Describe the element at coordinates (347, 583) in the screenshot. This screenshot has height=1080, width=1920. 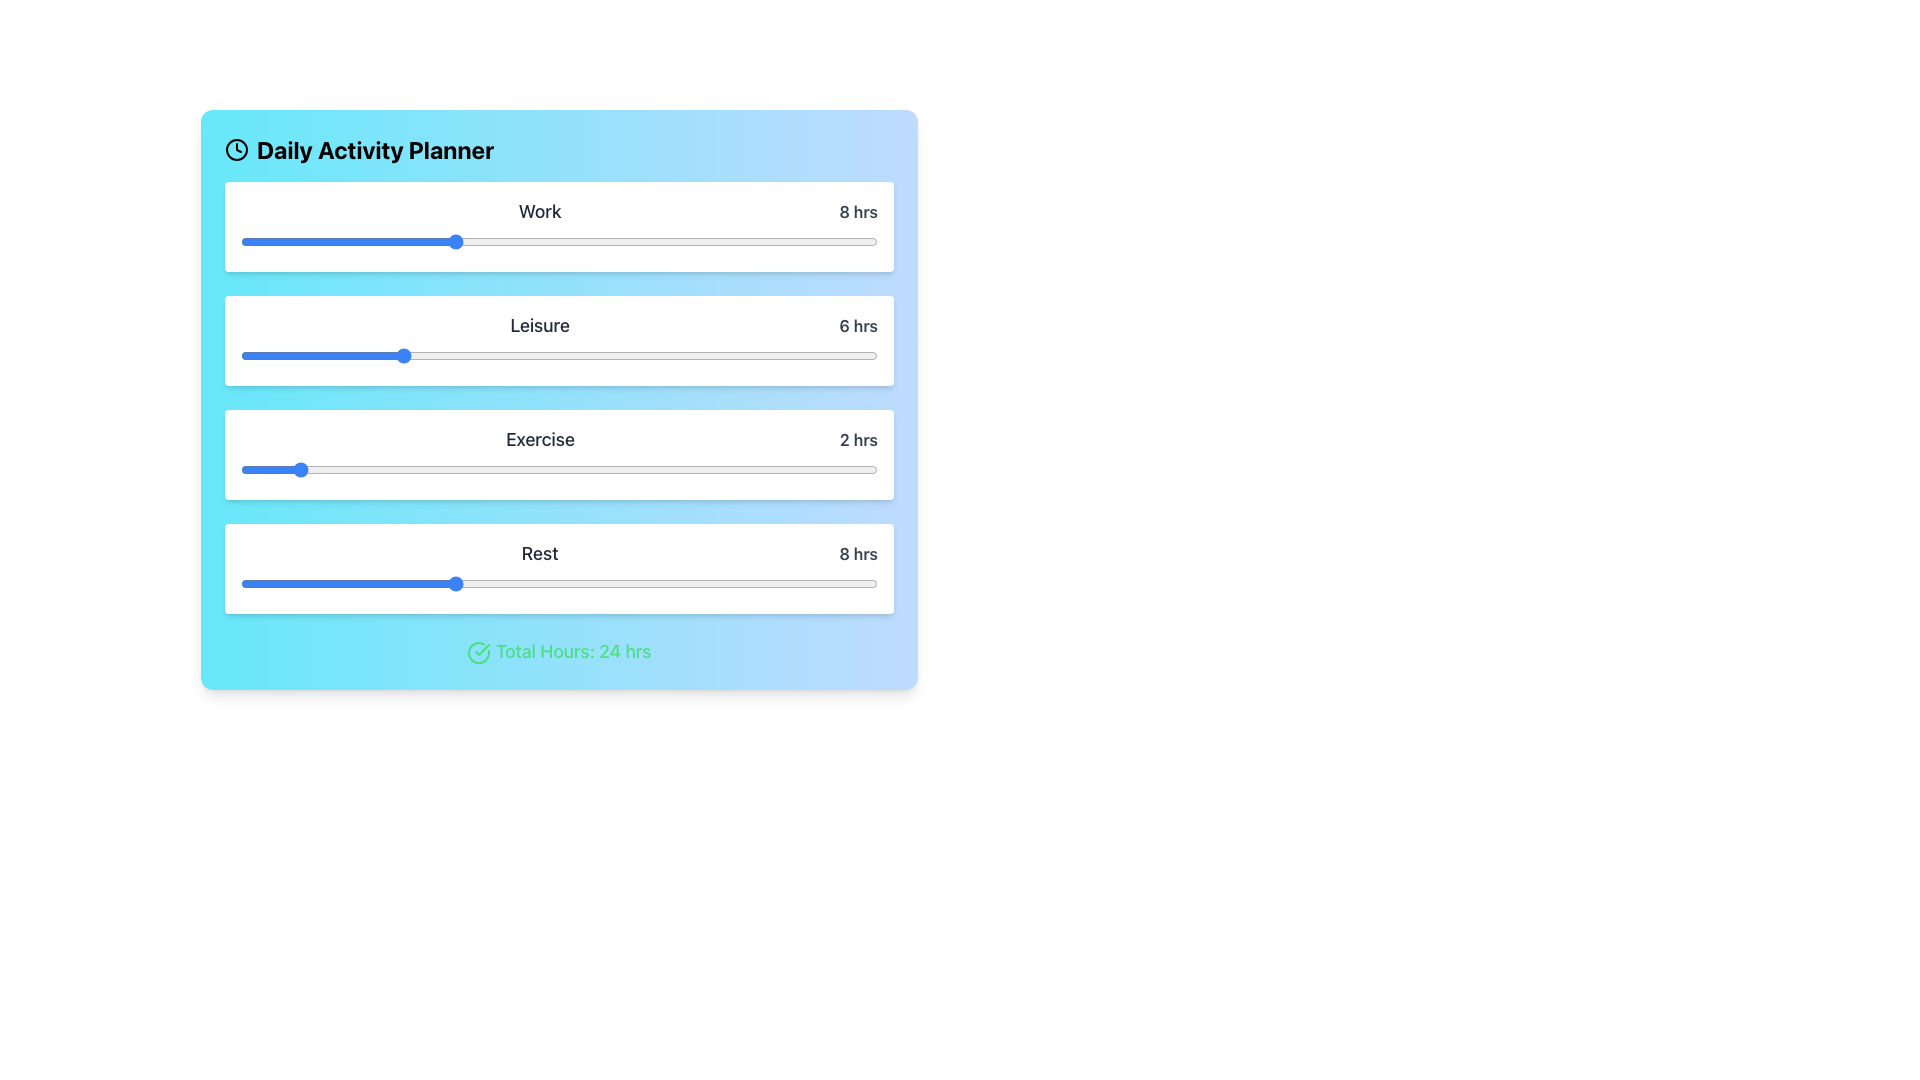
I see `the 'Rest' hours` at that location.